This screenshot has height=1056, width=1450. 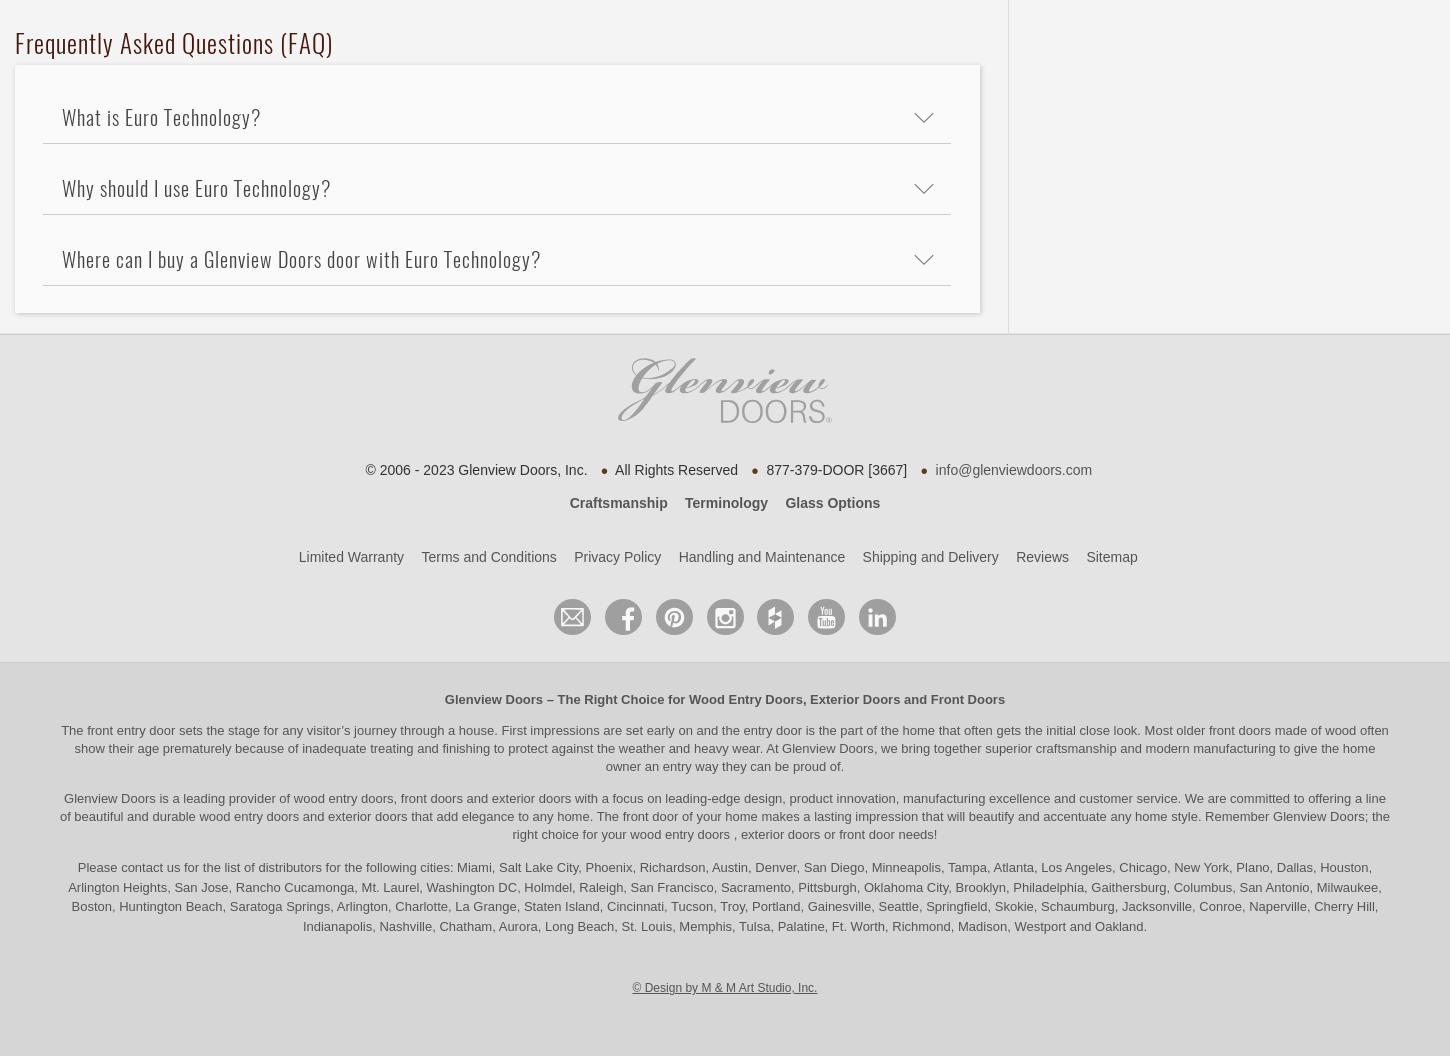 I want to click on '© 2006 - 2023 Glenview Doors, Inc.', so click(x=473, y=467).